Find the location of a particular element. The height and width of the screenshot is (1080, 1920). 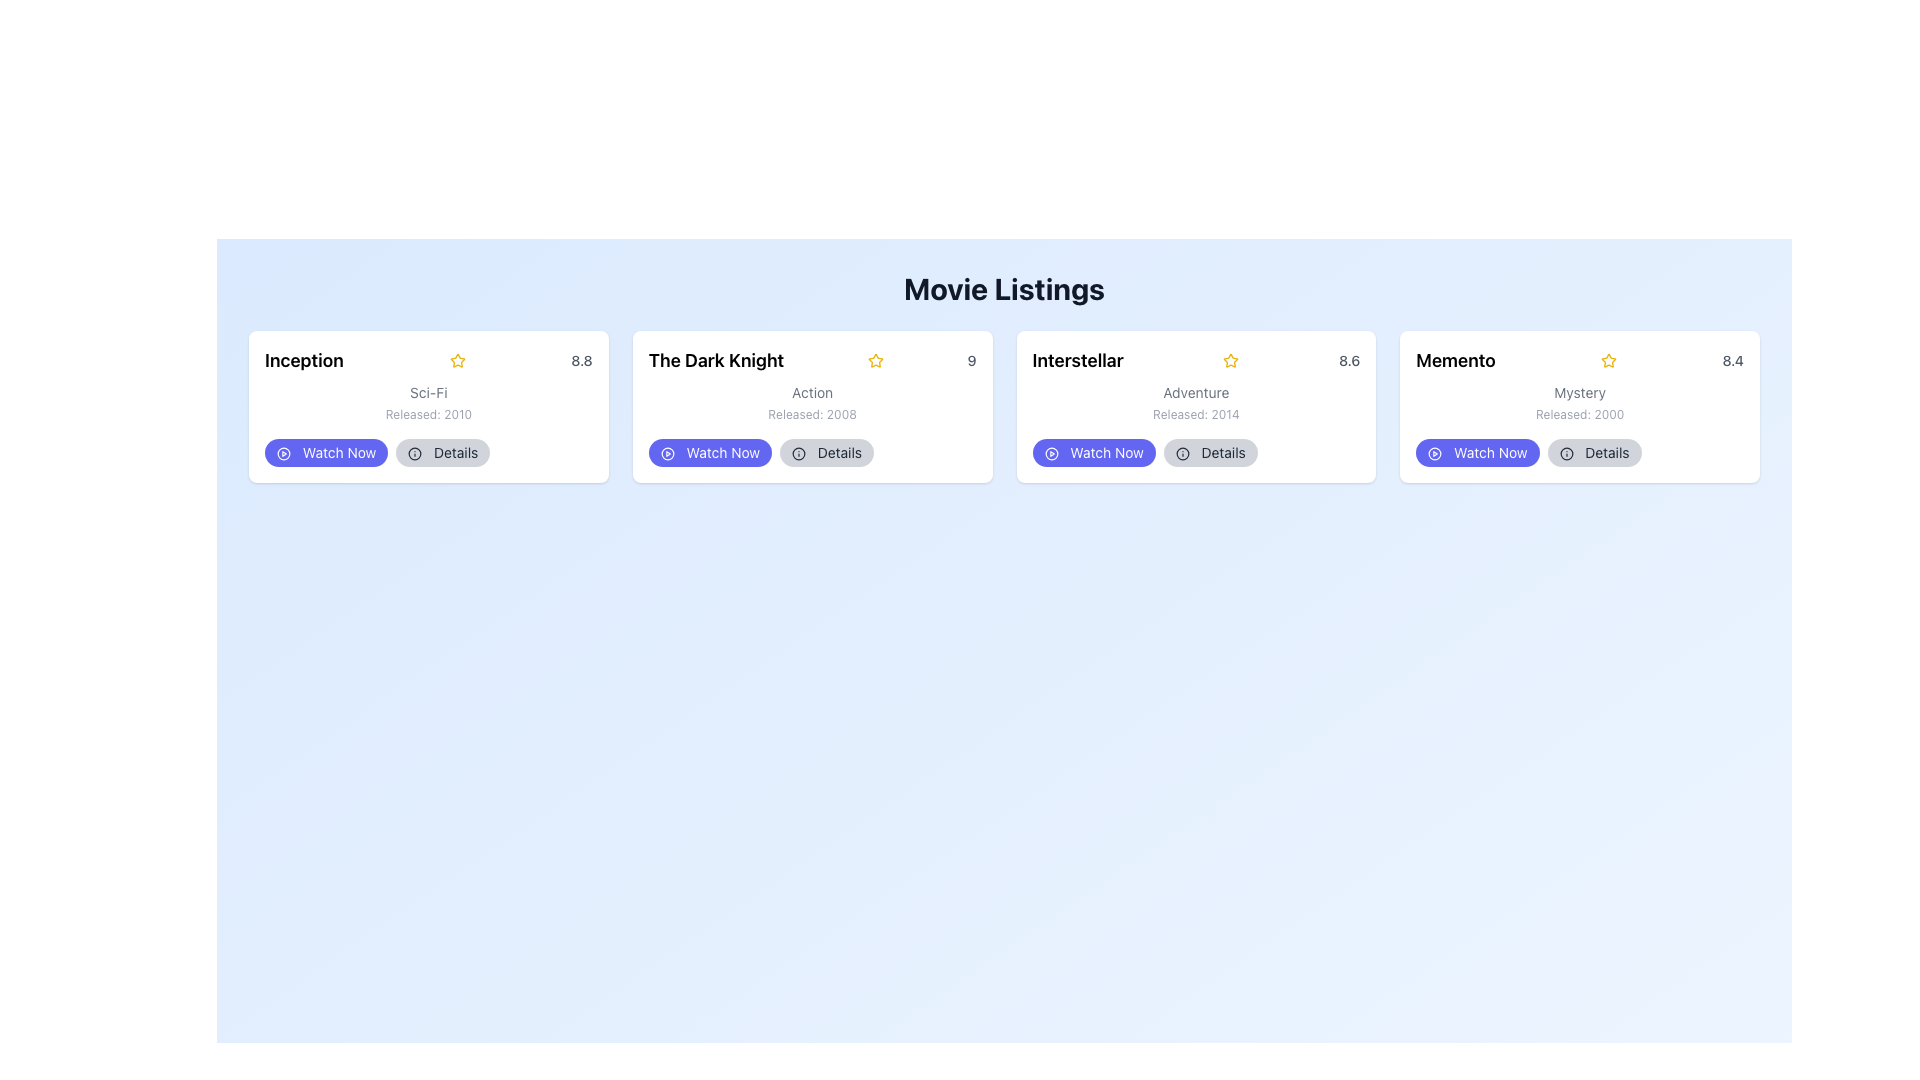

the informational text label that provides the release year of the movie 'Memento', located below the genre label 'Mystery' and above the 'Watch Now' button is located at coordinates (1579, 414).